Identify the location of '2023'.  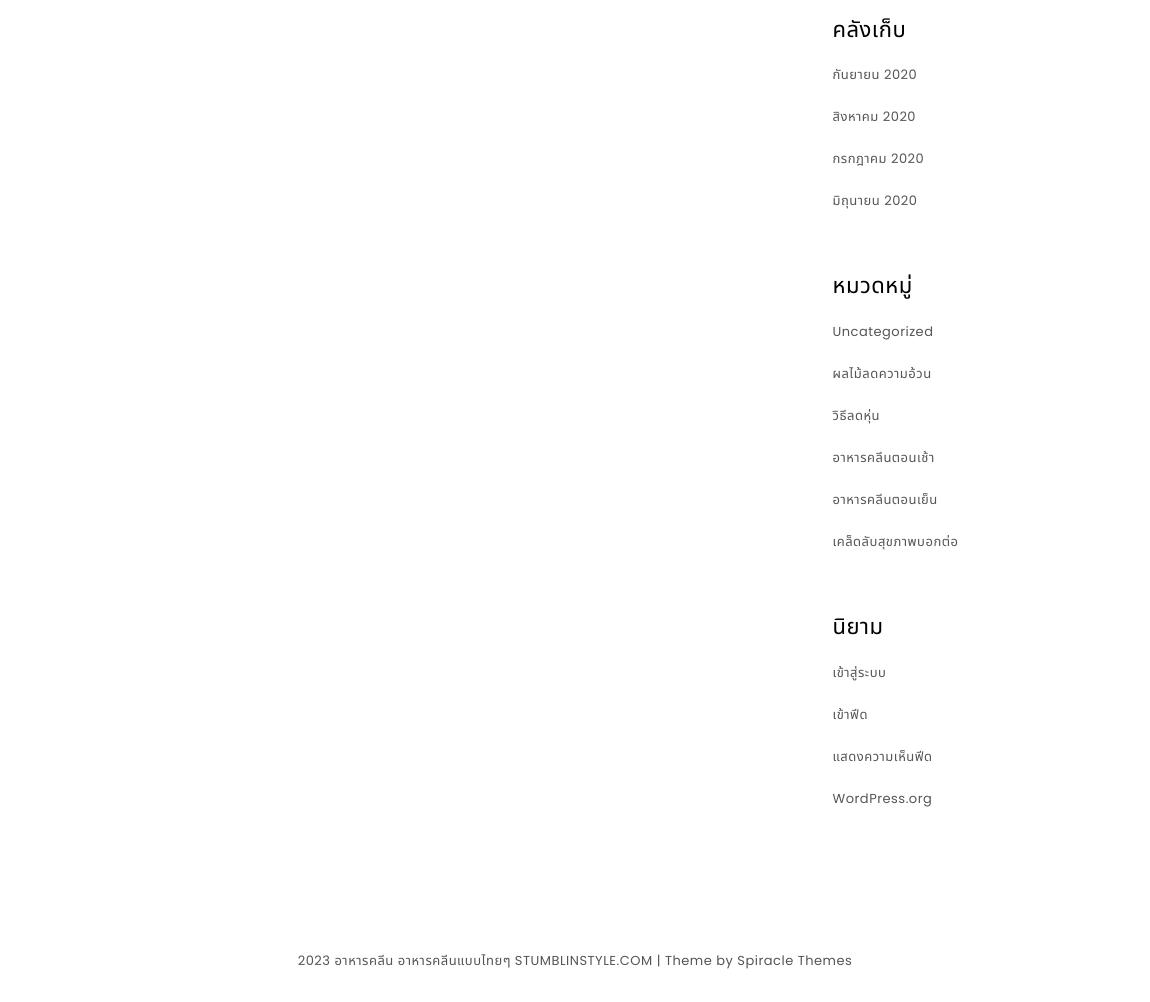
(315, 958).